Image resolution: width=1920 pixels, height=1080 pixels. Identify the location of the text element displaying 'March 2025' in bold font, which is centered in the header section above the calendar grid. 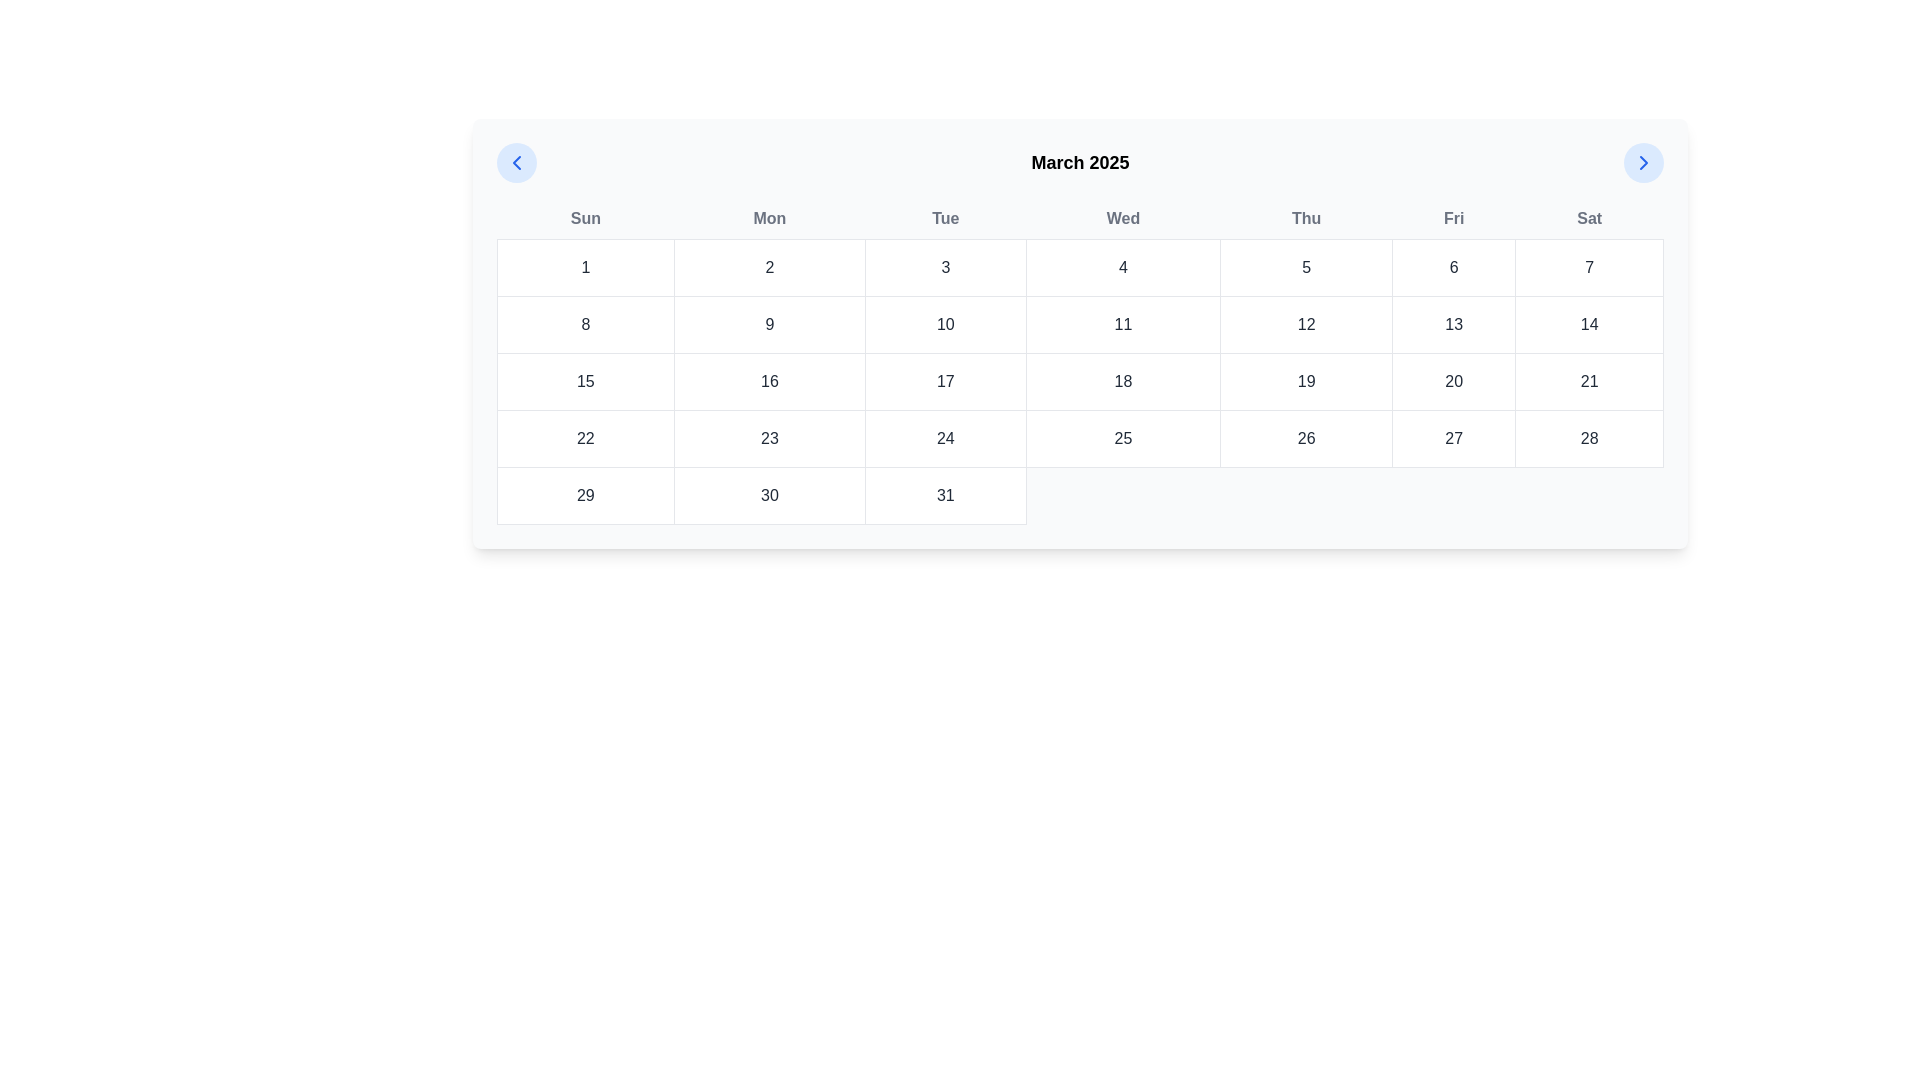
(1079, 161).